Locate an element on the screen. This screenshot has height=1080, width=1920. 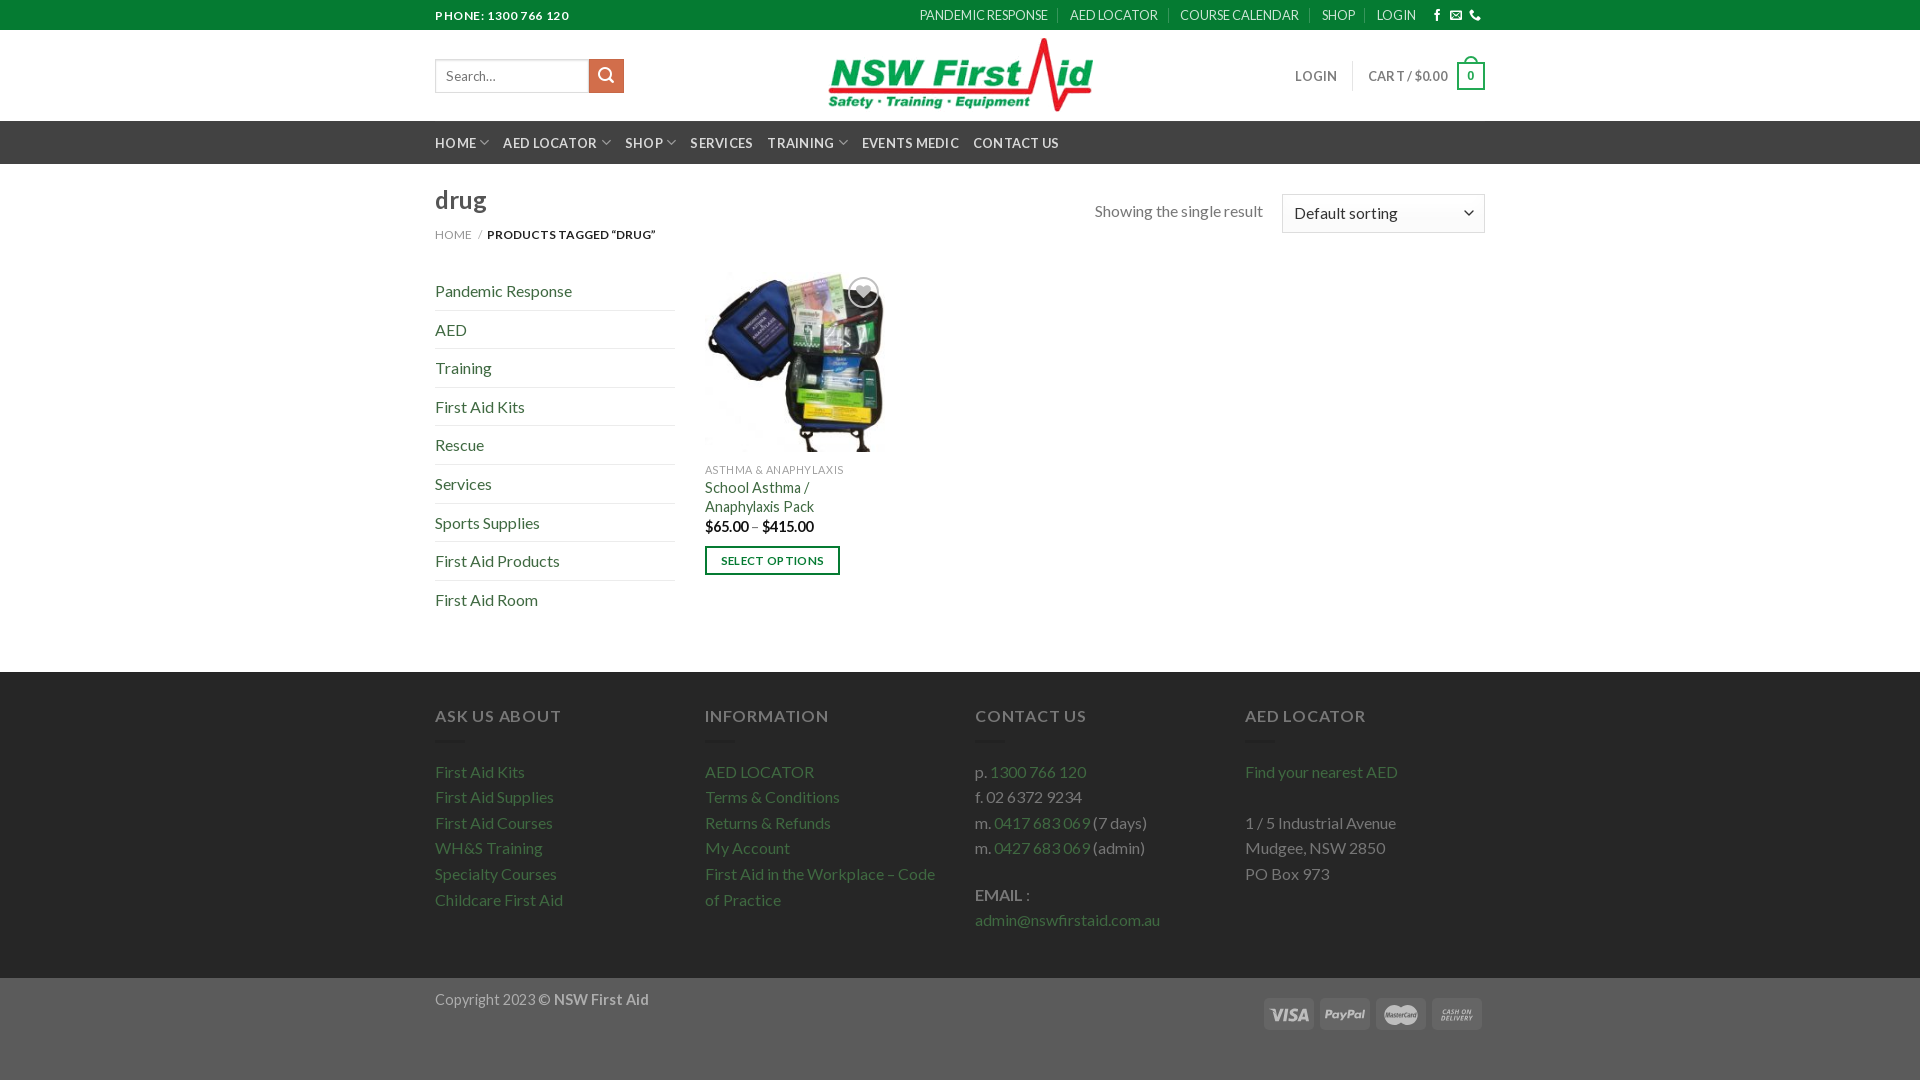
'PANDEMIC RESPONSE' is located at coordinates (983, 15).